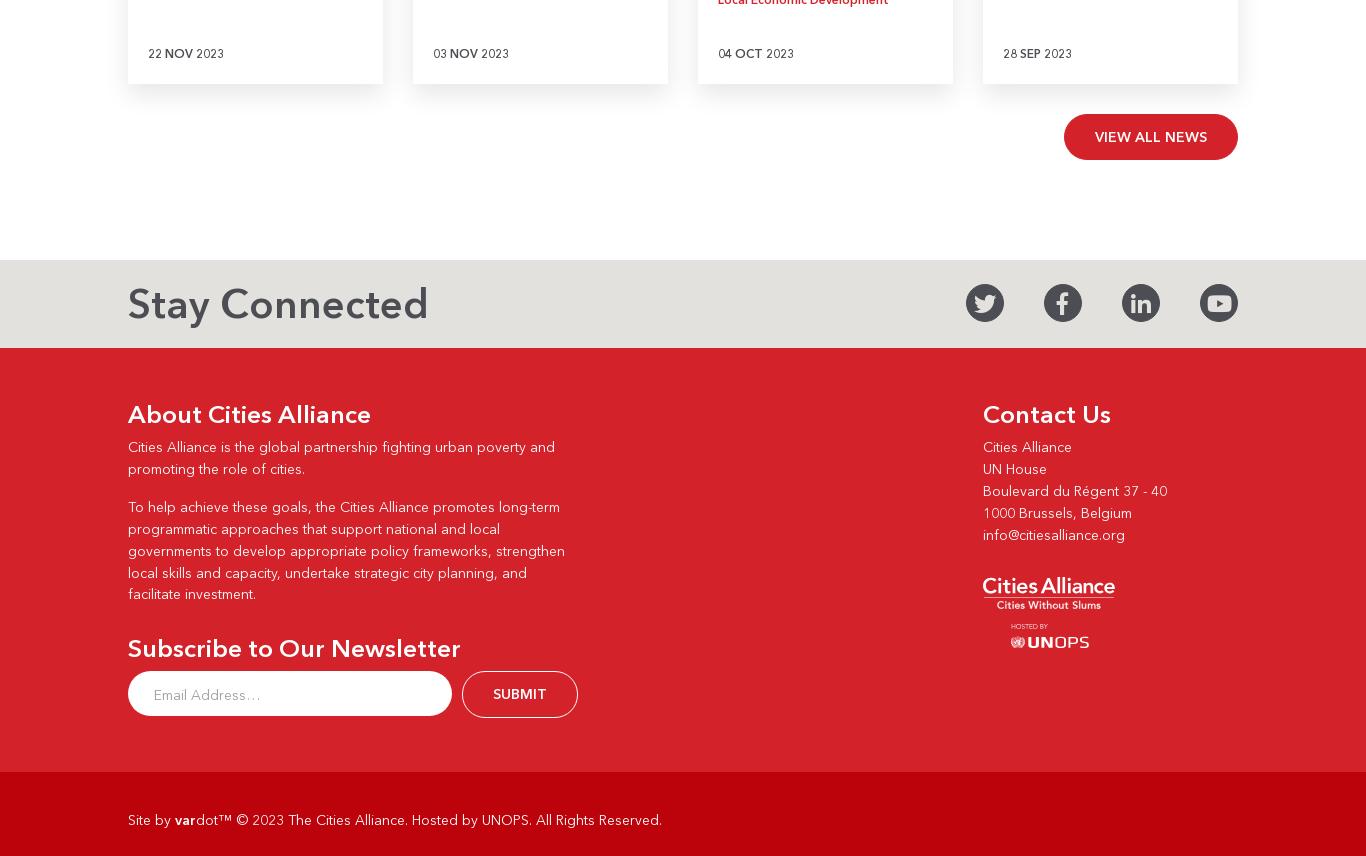 This screenshot has width=1366, height=856. Describe the element at coordinates (355, 819) in the screenshot. I see `'© 2023 The Cities Alliance. Hosted by'` at that location.